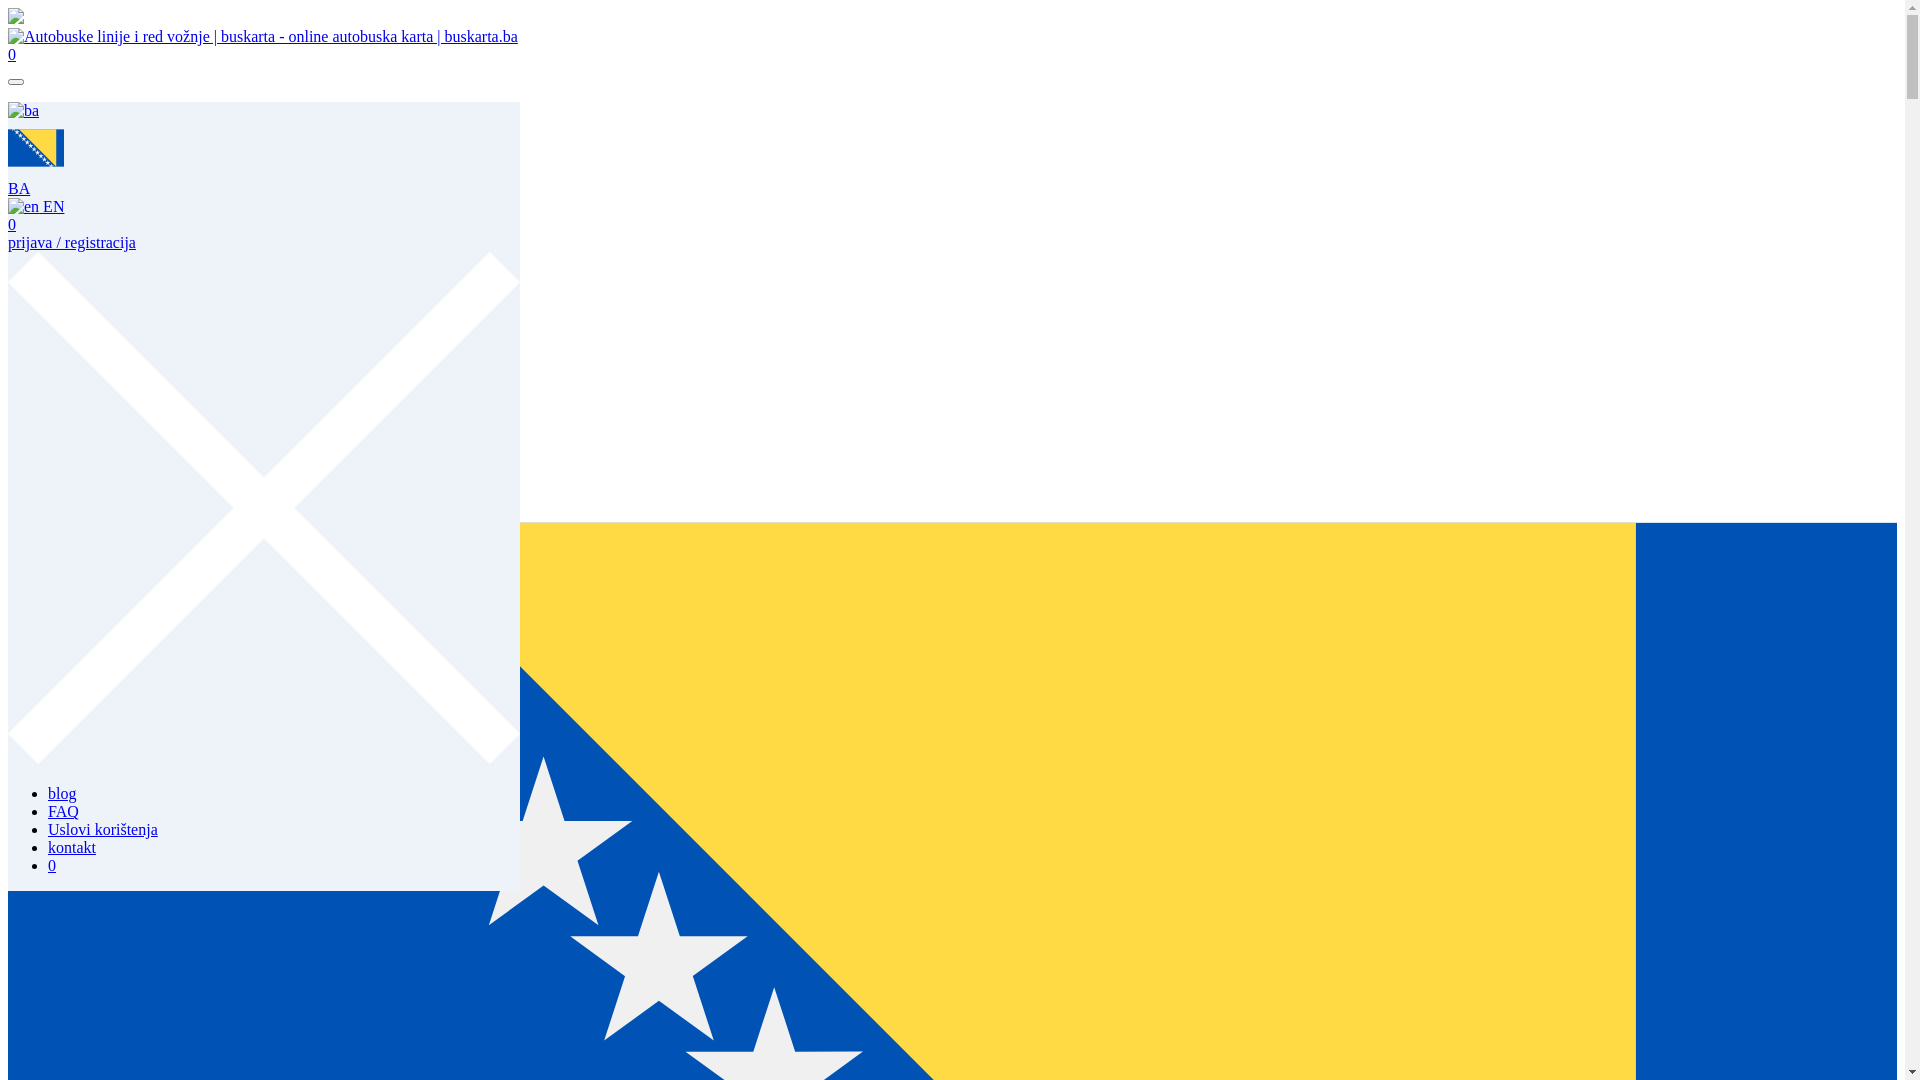 Image resolution: width=1920 pixels, height=1080 pixels. I want to click on 'kontakt', so click(48, 163).